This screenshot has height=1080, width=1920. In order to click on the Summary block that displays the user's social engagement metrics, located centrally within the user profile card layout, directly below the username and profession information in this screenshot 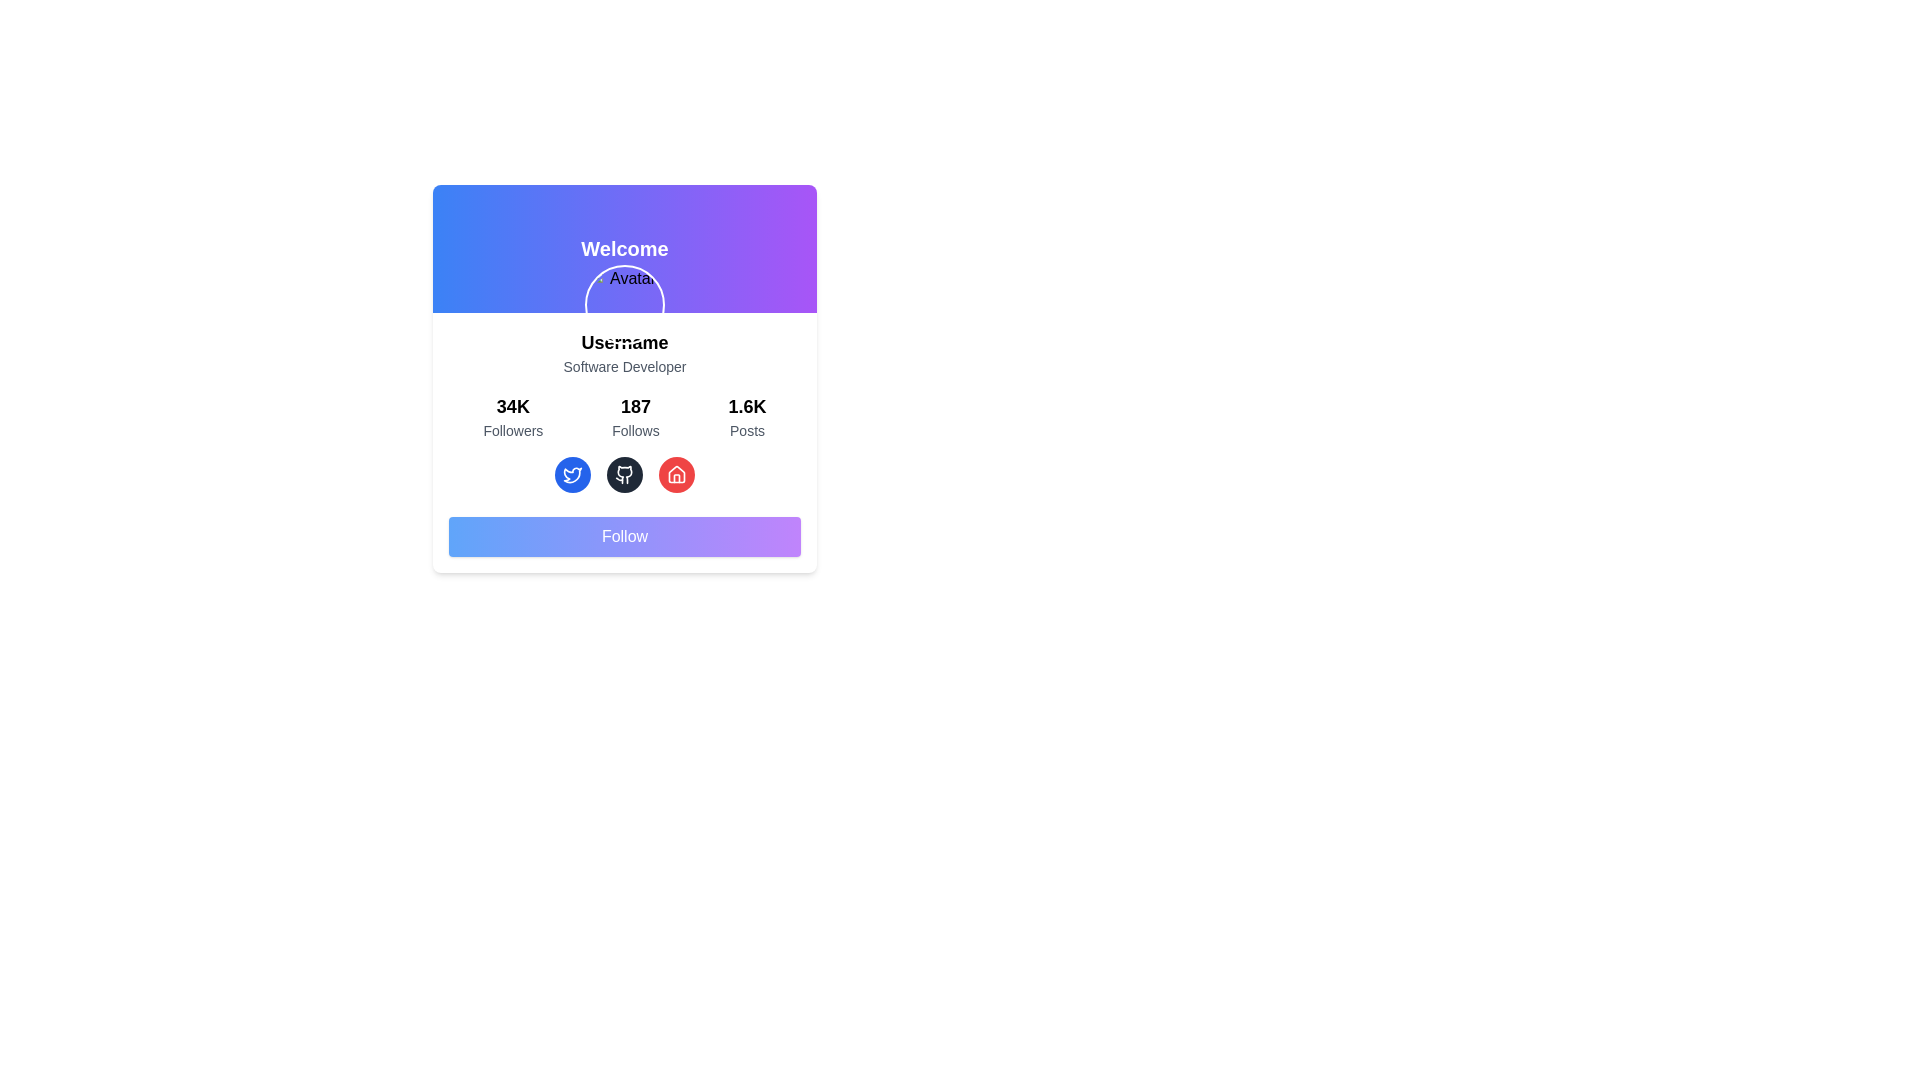, I will do `click(623, 415)`.